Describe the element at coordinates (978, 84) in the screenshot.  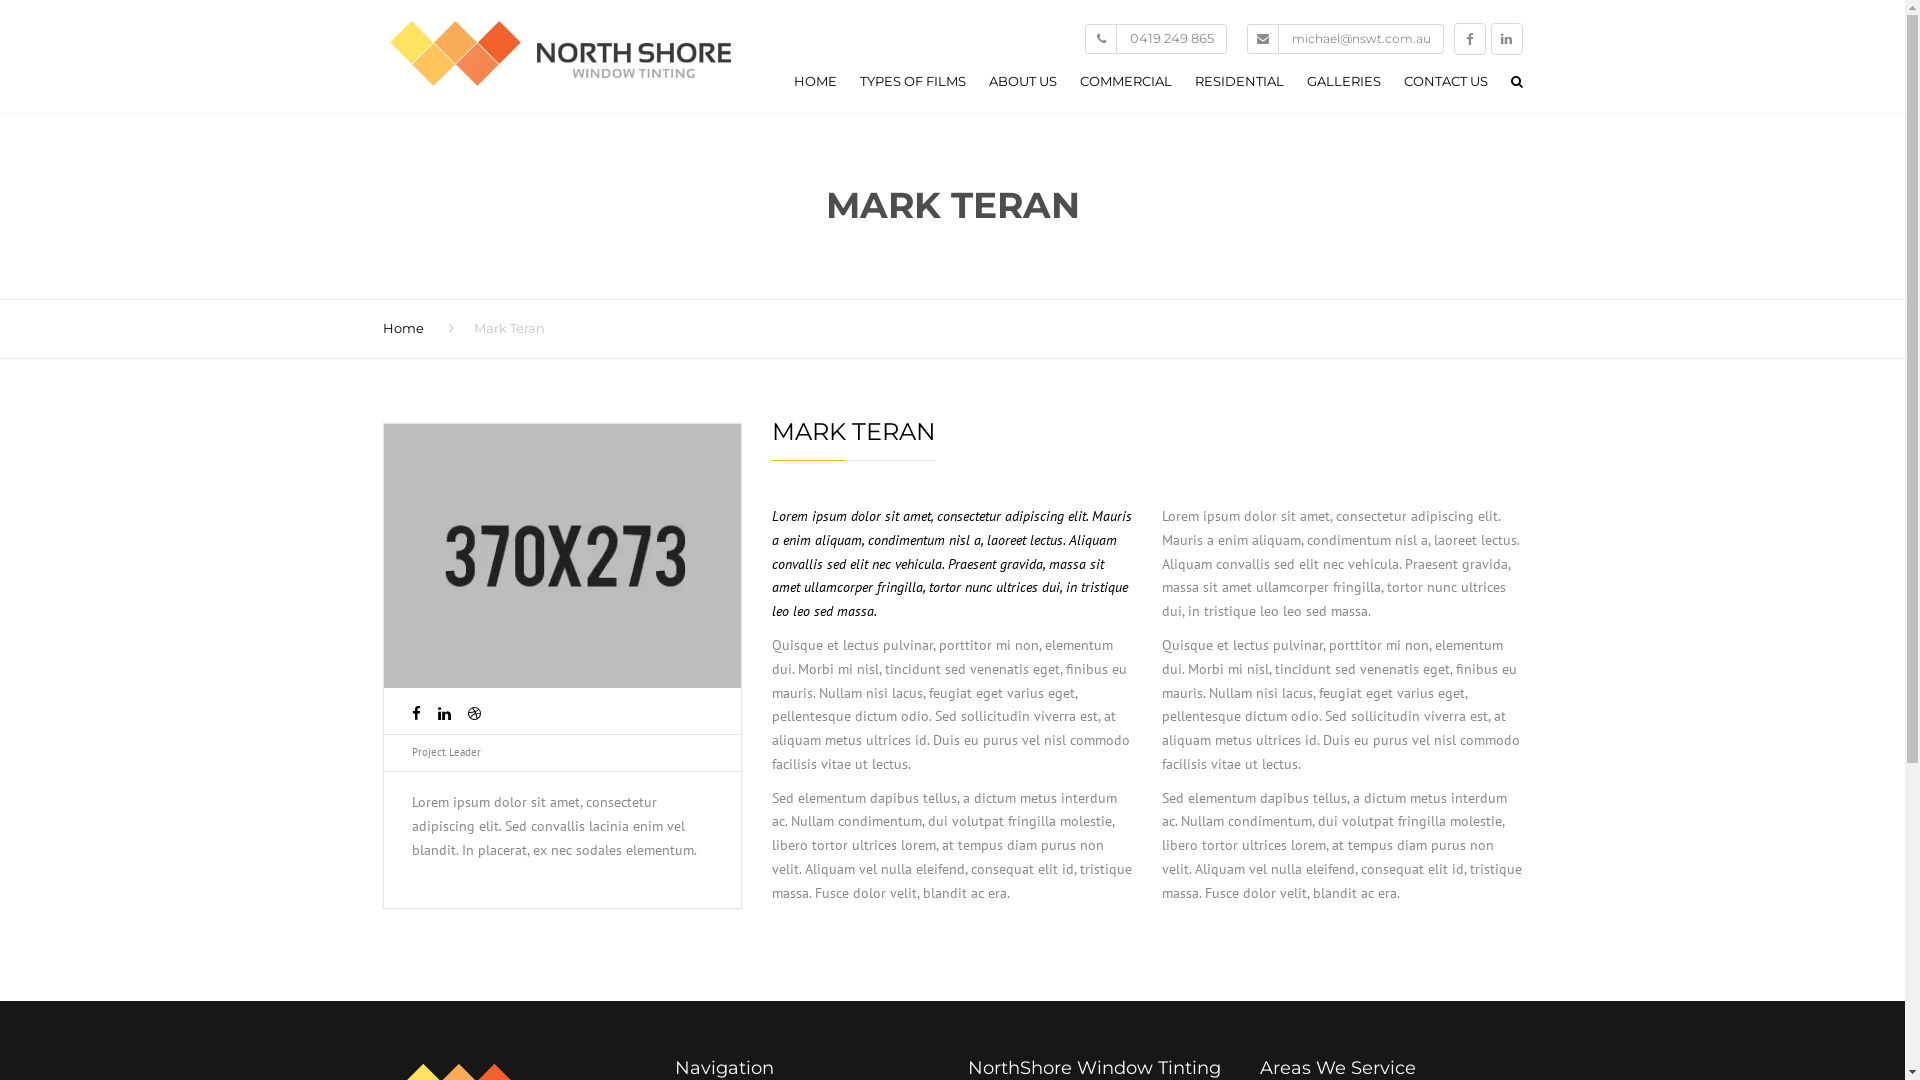
I see `'ABOUT US'` at that location.